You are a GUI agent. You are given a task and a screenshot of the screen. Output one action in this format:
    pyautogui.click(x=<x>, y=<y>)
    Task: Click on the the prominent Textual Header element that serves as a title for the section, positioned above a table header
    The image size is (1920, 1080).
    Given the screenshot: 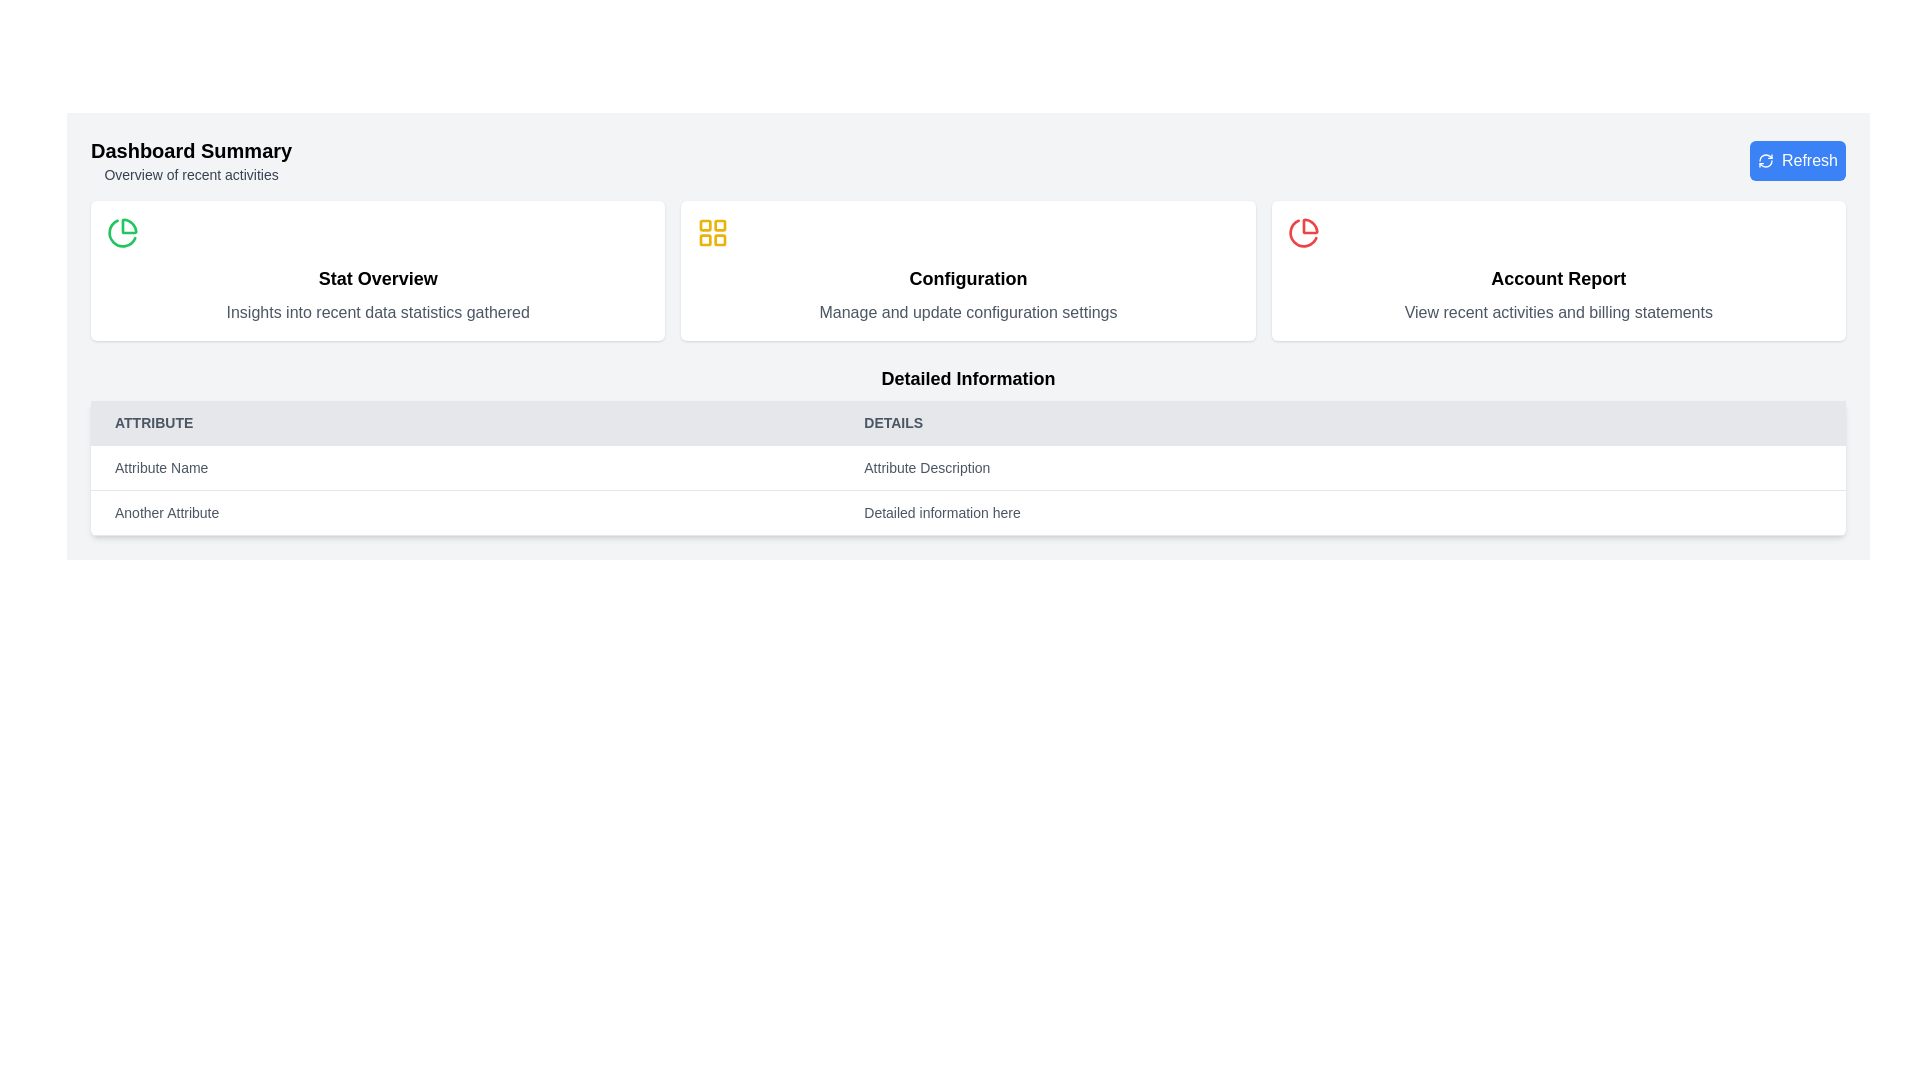 What is the action you would take?
    pyautogui.click(x=968, y=378)
    